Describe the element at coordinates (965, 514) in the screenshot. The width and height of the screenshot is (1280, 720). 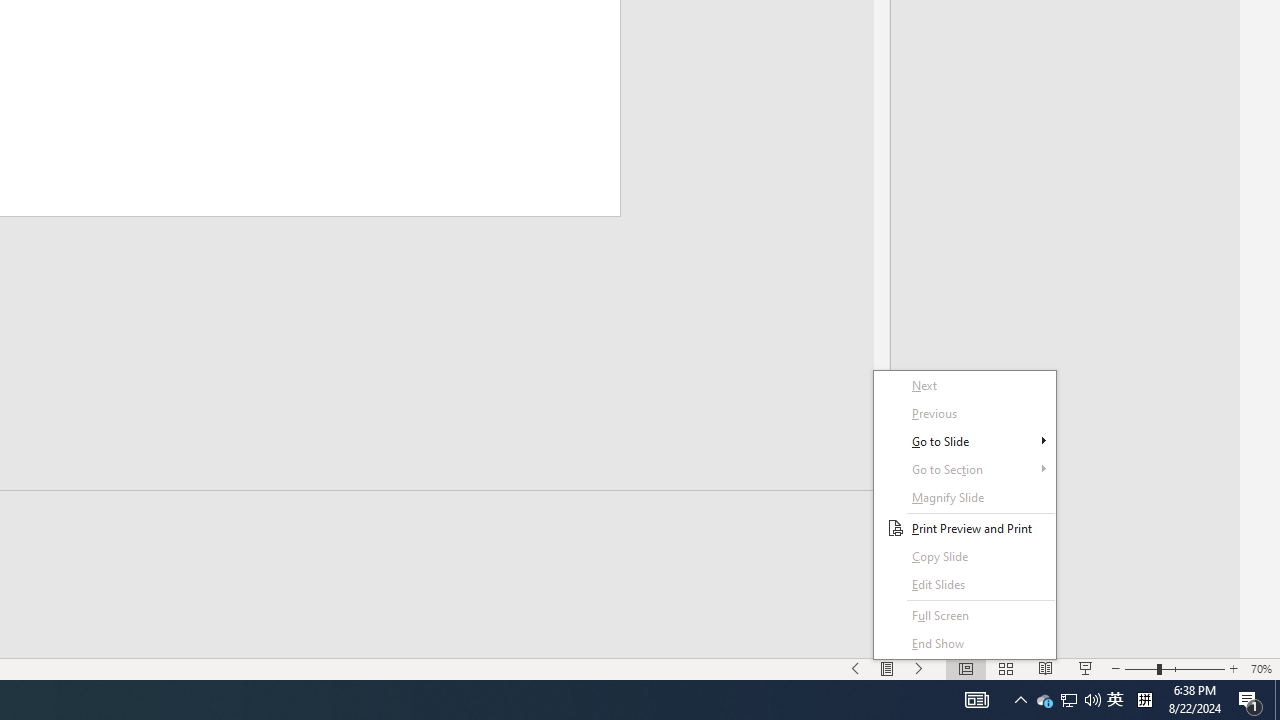
I see `'Class: NetUITWMenuContainer'` at that location.